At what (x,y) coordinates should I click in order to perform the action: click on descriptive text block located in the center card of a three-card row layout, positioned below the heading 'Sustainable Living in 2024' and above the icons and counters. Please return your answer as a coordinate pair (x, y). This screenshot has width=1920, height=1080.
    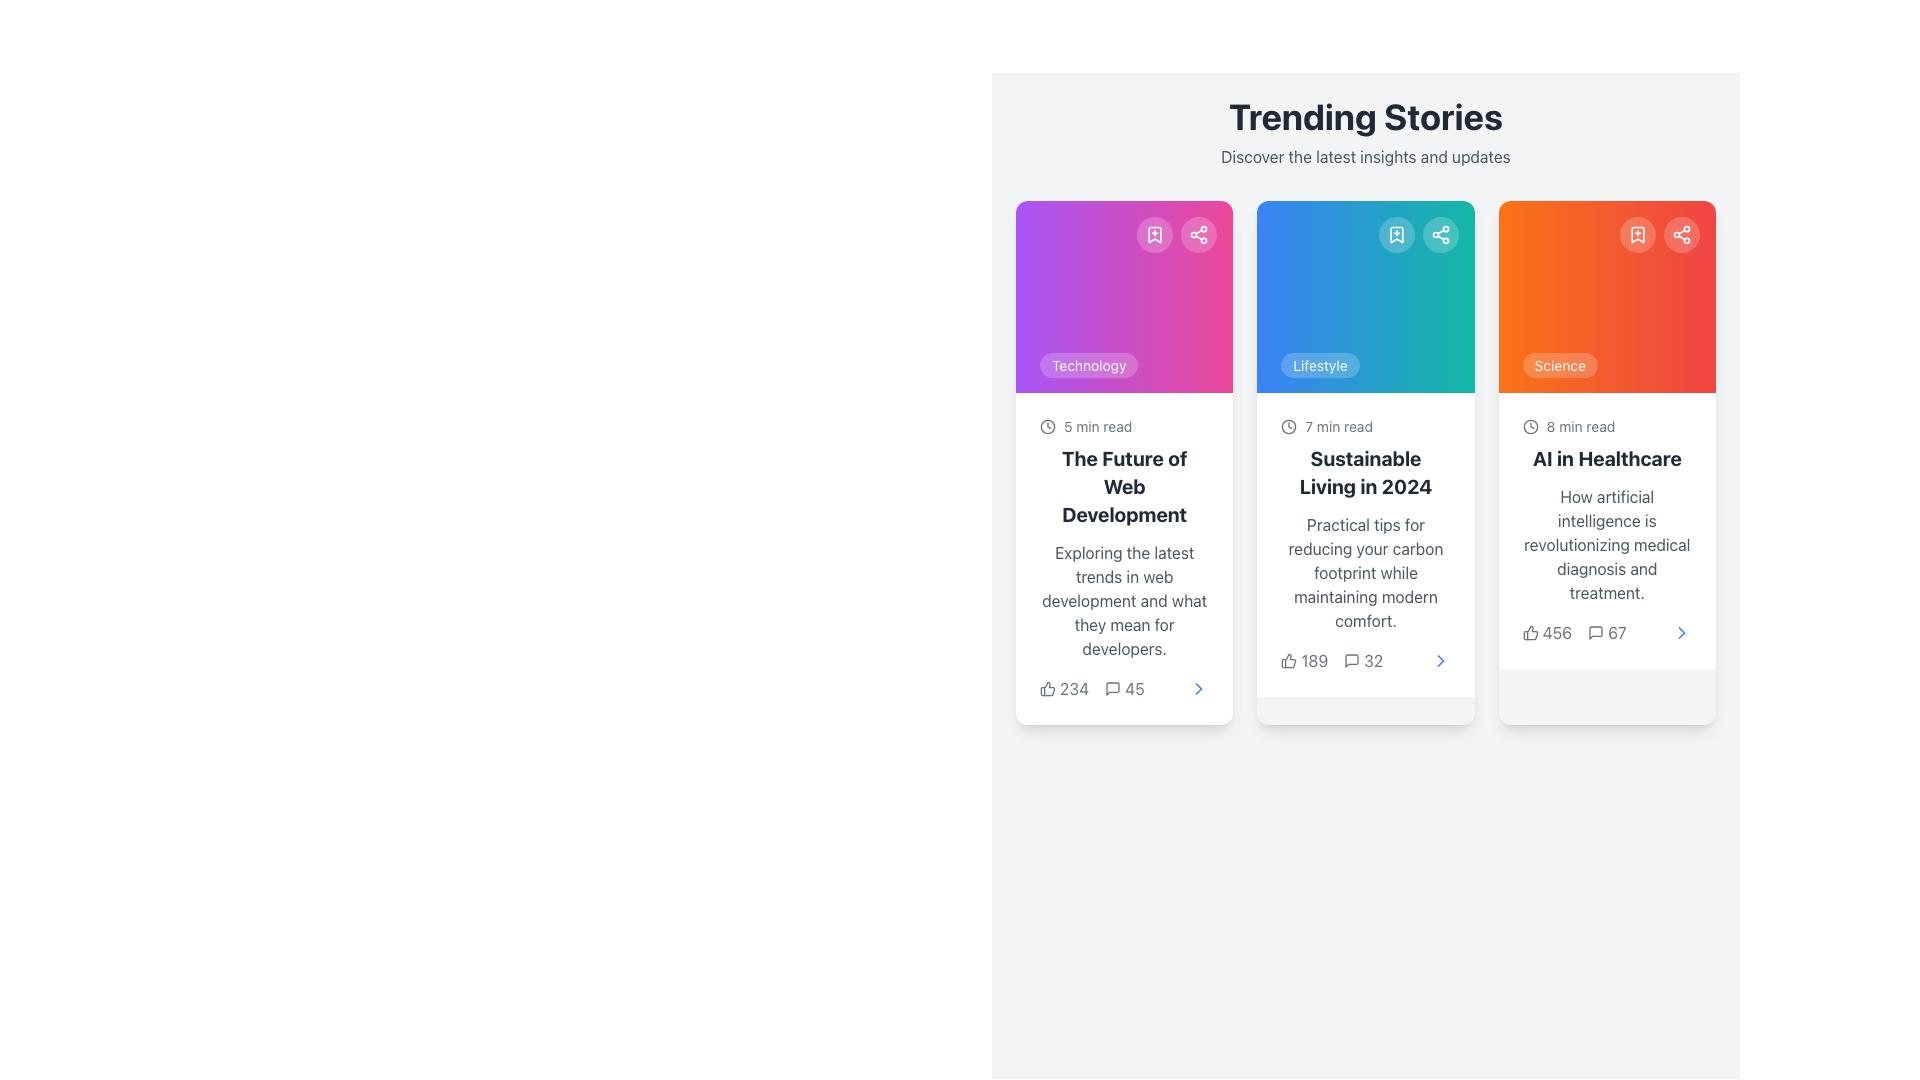
    Looking at the image, I should click on (1365, 573).